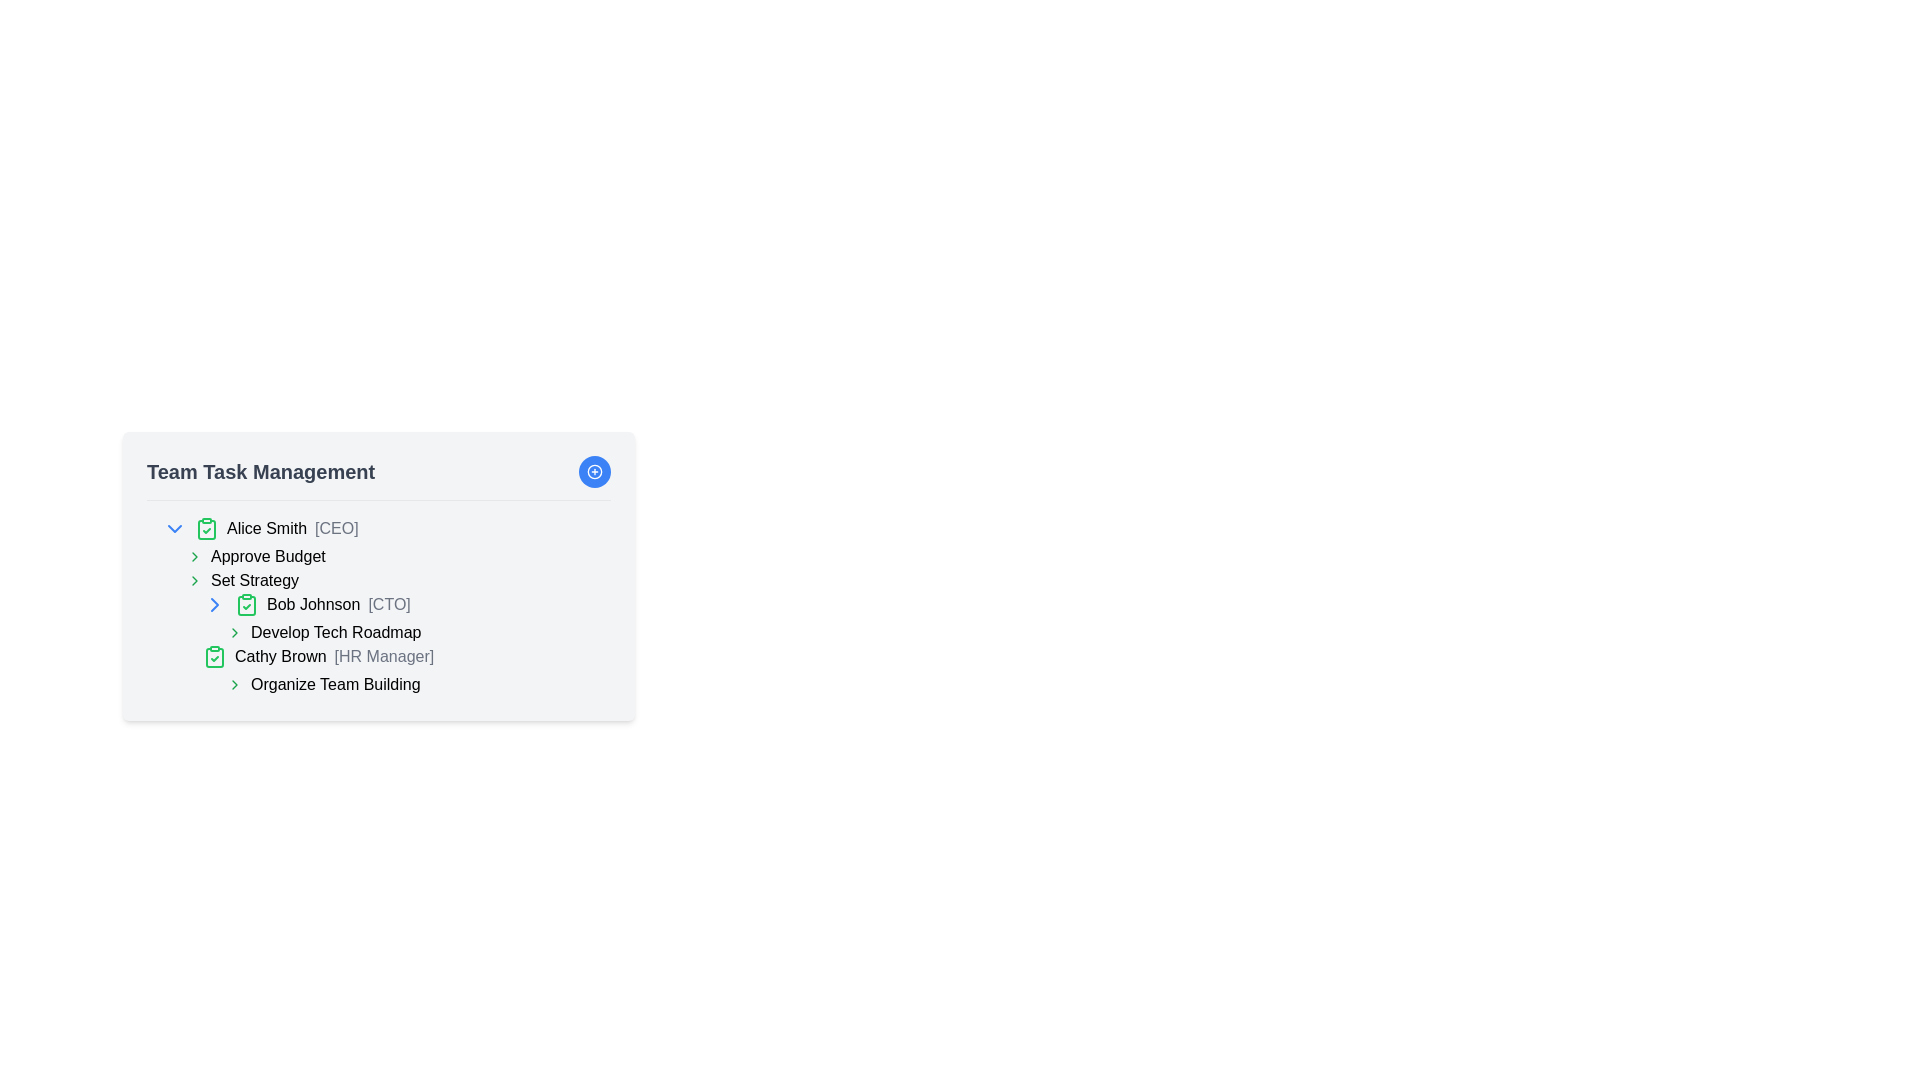 The width and height of the screenshot is (1920, 1080). What do you see at coordinates (417, 632) in the screenshot?
I see `the 'Develop Tech Roadmap' text label with the green arrow icon` at bounding box center [417, 632].